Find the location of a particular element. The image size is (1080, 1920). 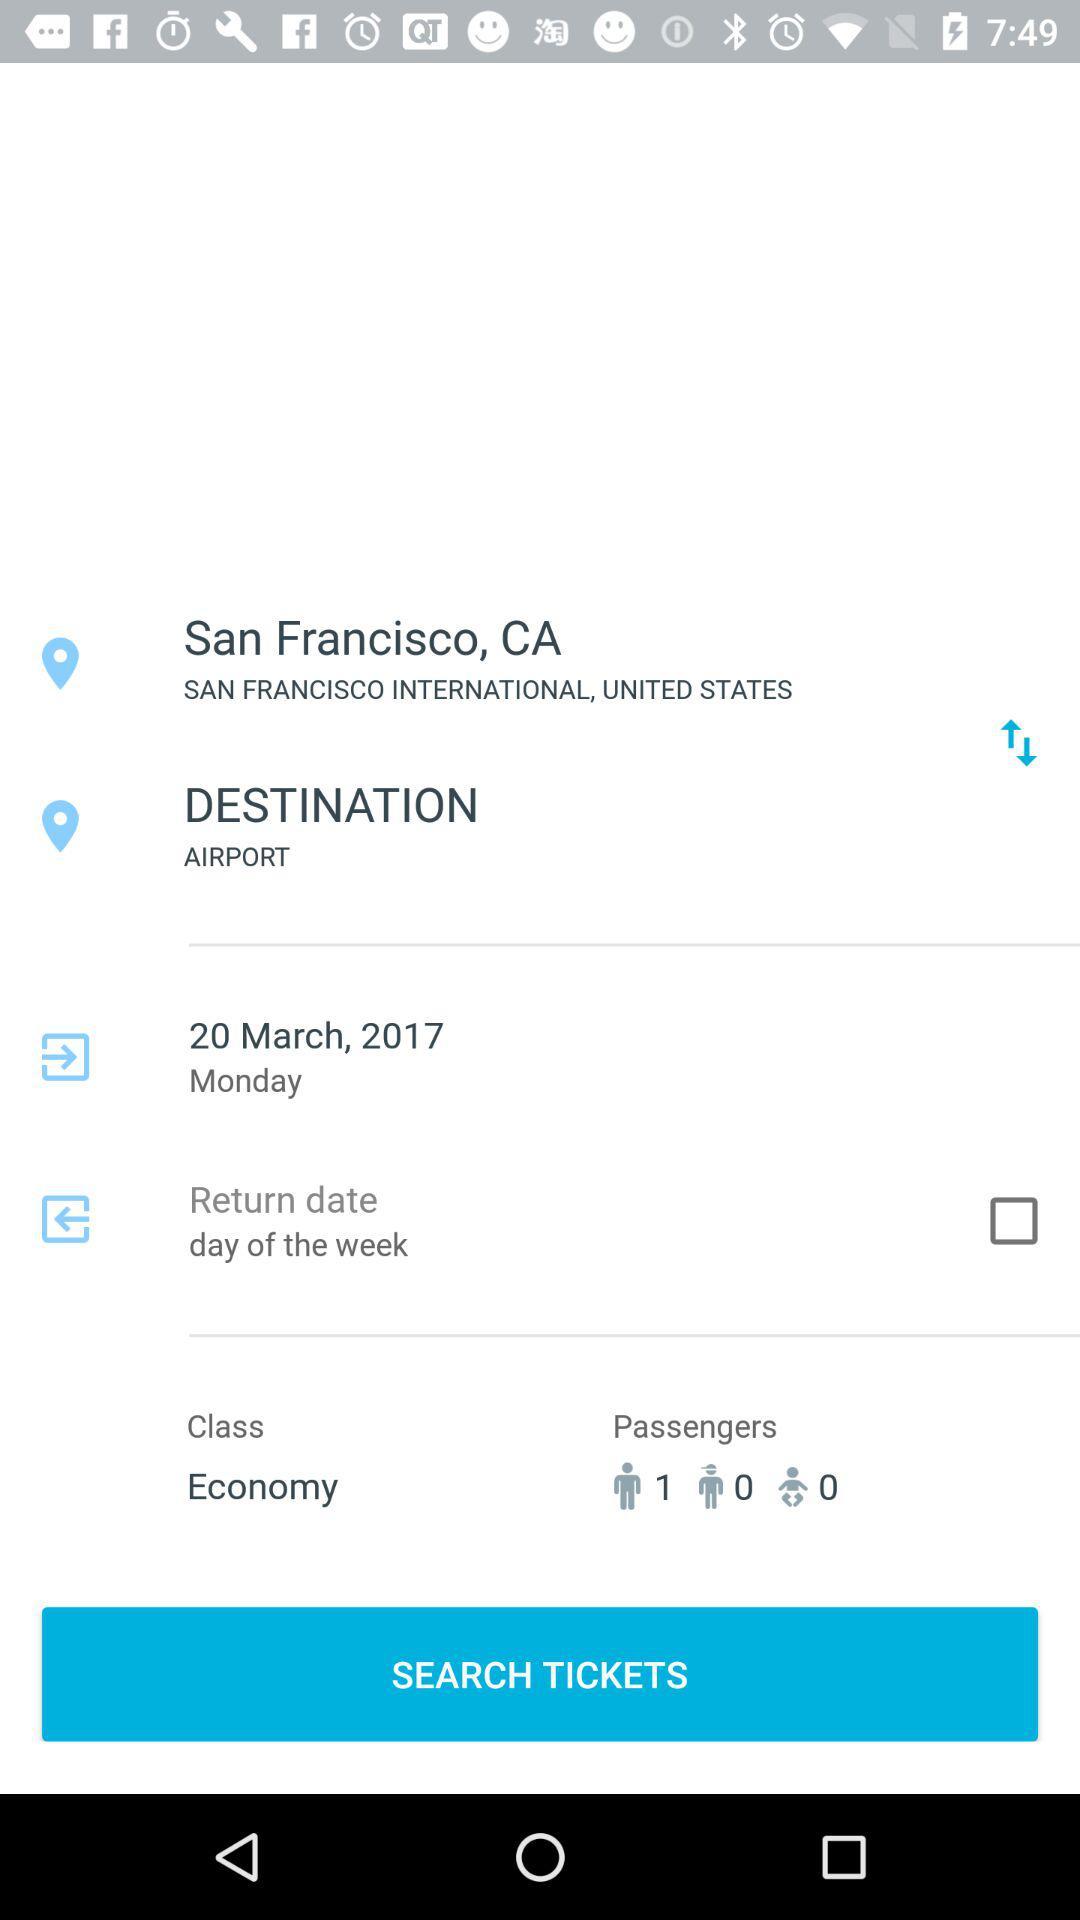

the item below 1 icon is located at coordinates (540, 1674).